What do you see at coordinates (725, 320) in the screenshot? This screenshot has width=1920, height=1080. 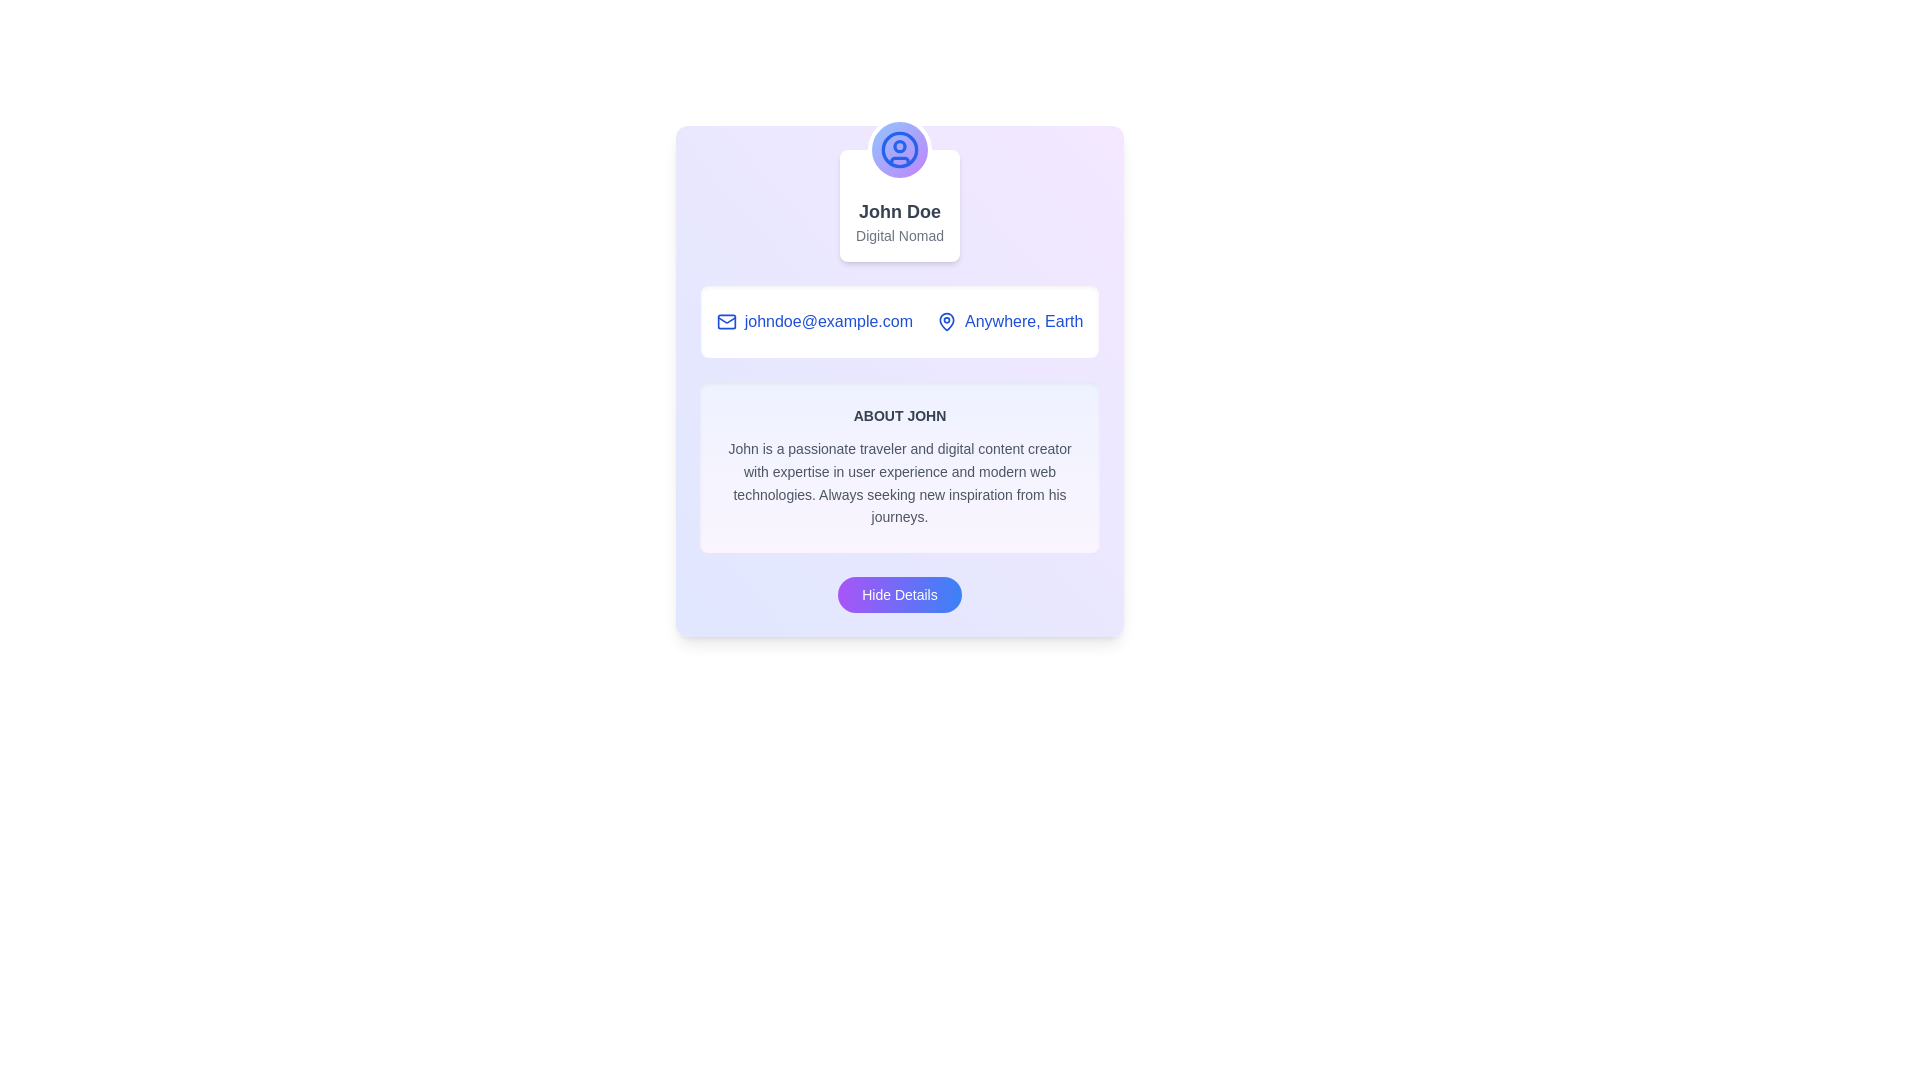 I see `the blue outline envelope-shaped icon positioned to the left of the email address 'johndoe@example.com'` at bounding box center [725, 320].